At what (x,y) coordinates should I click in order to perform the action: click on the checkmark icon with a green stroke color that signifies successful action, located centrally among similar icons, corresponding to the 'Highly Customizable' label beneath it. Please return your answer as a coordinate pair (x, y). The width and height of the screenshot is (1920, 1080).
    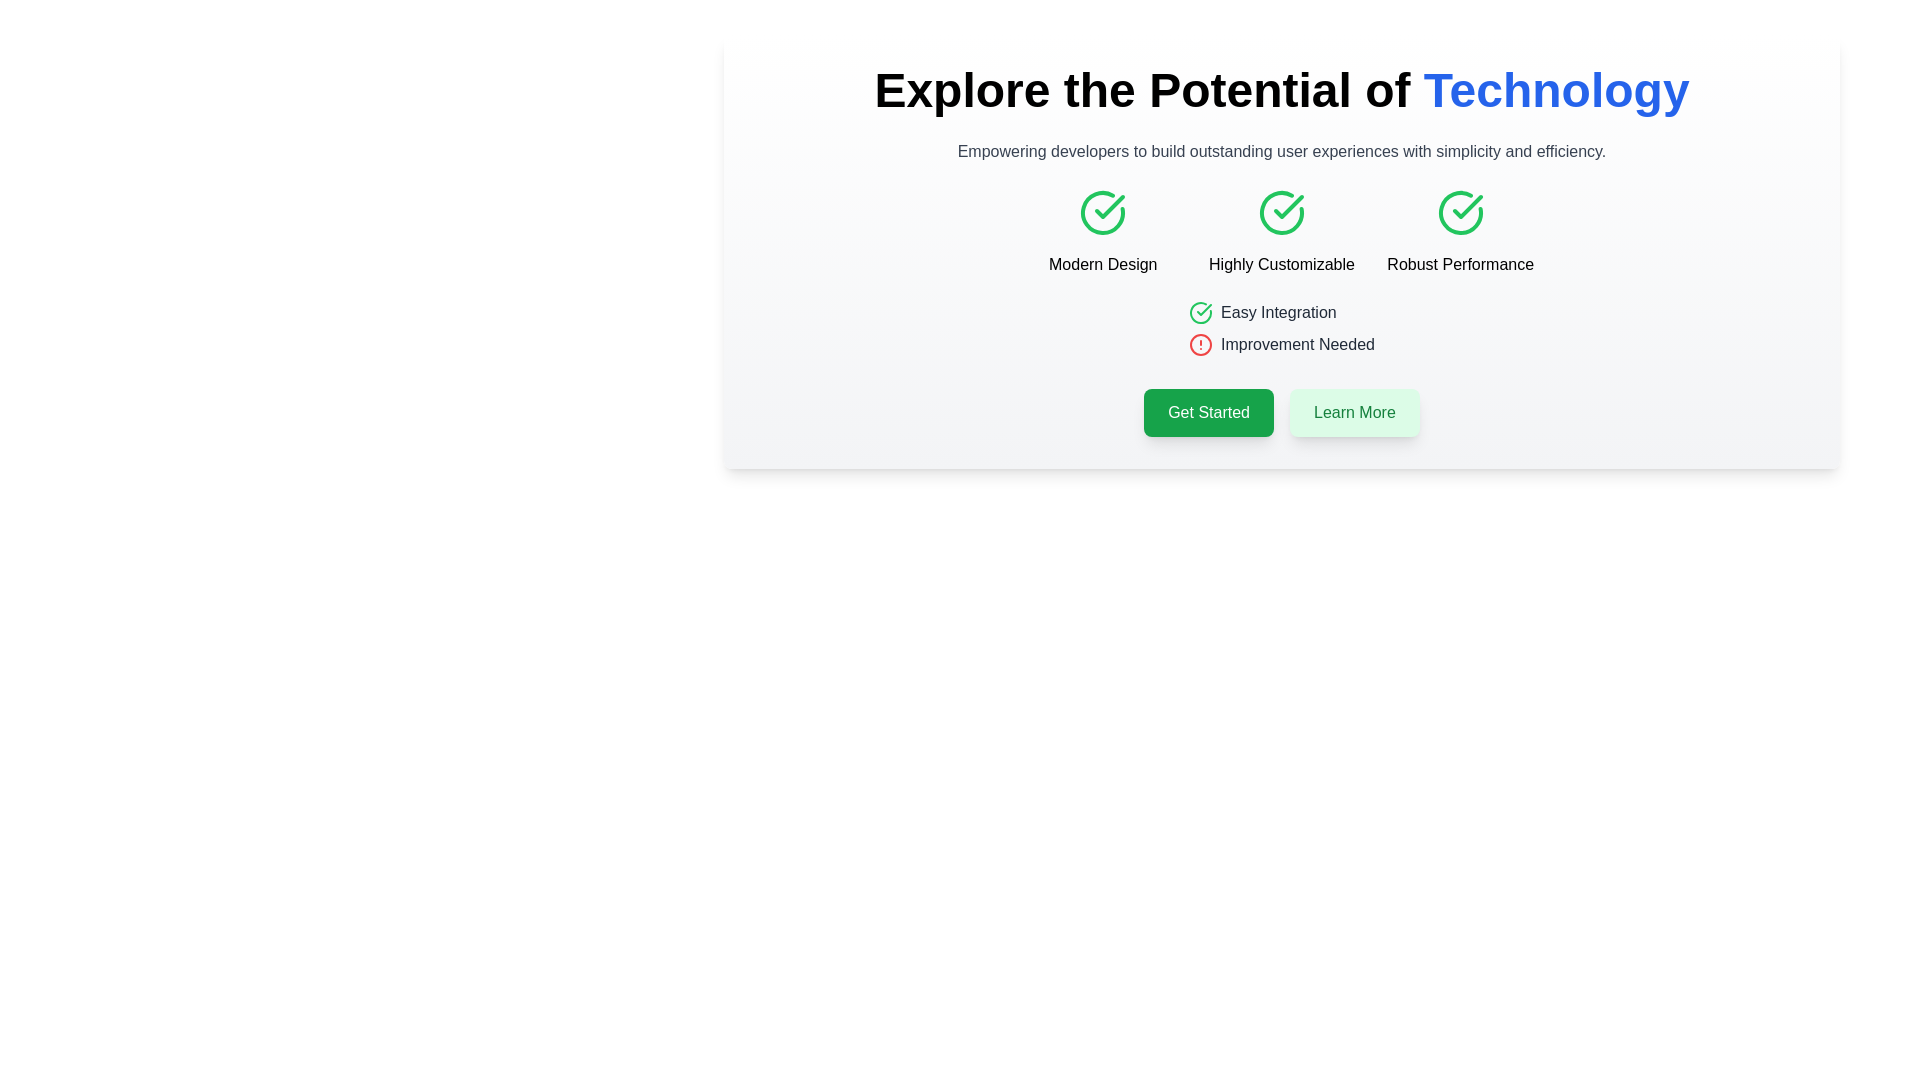
    Looking at the image, I should click on (1288, 207).